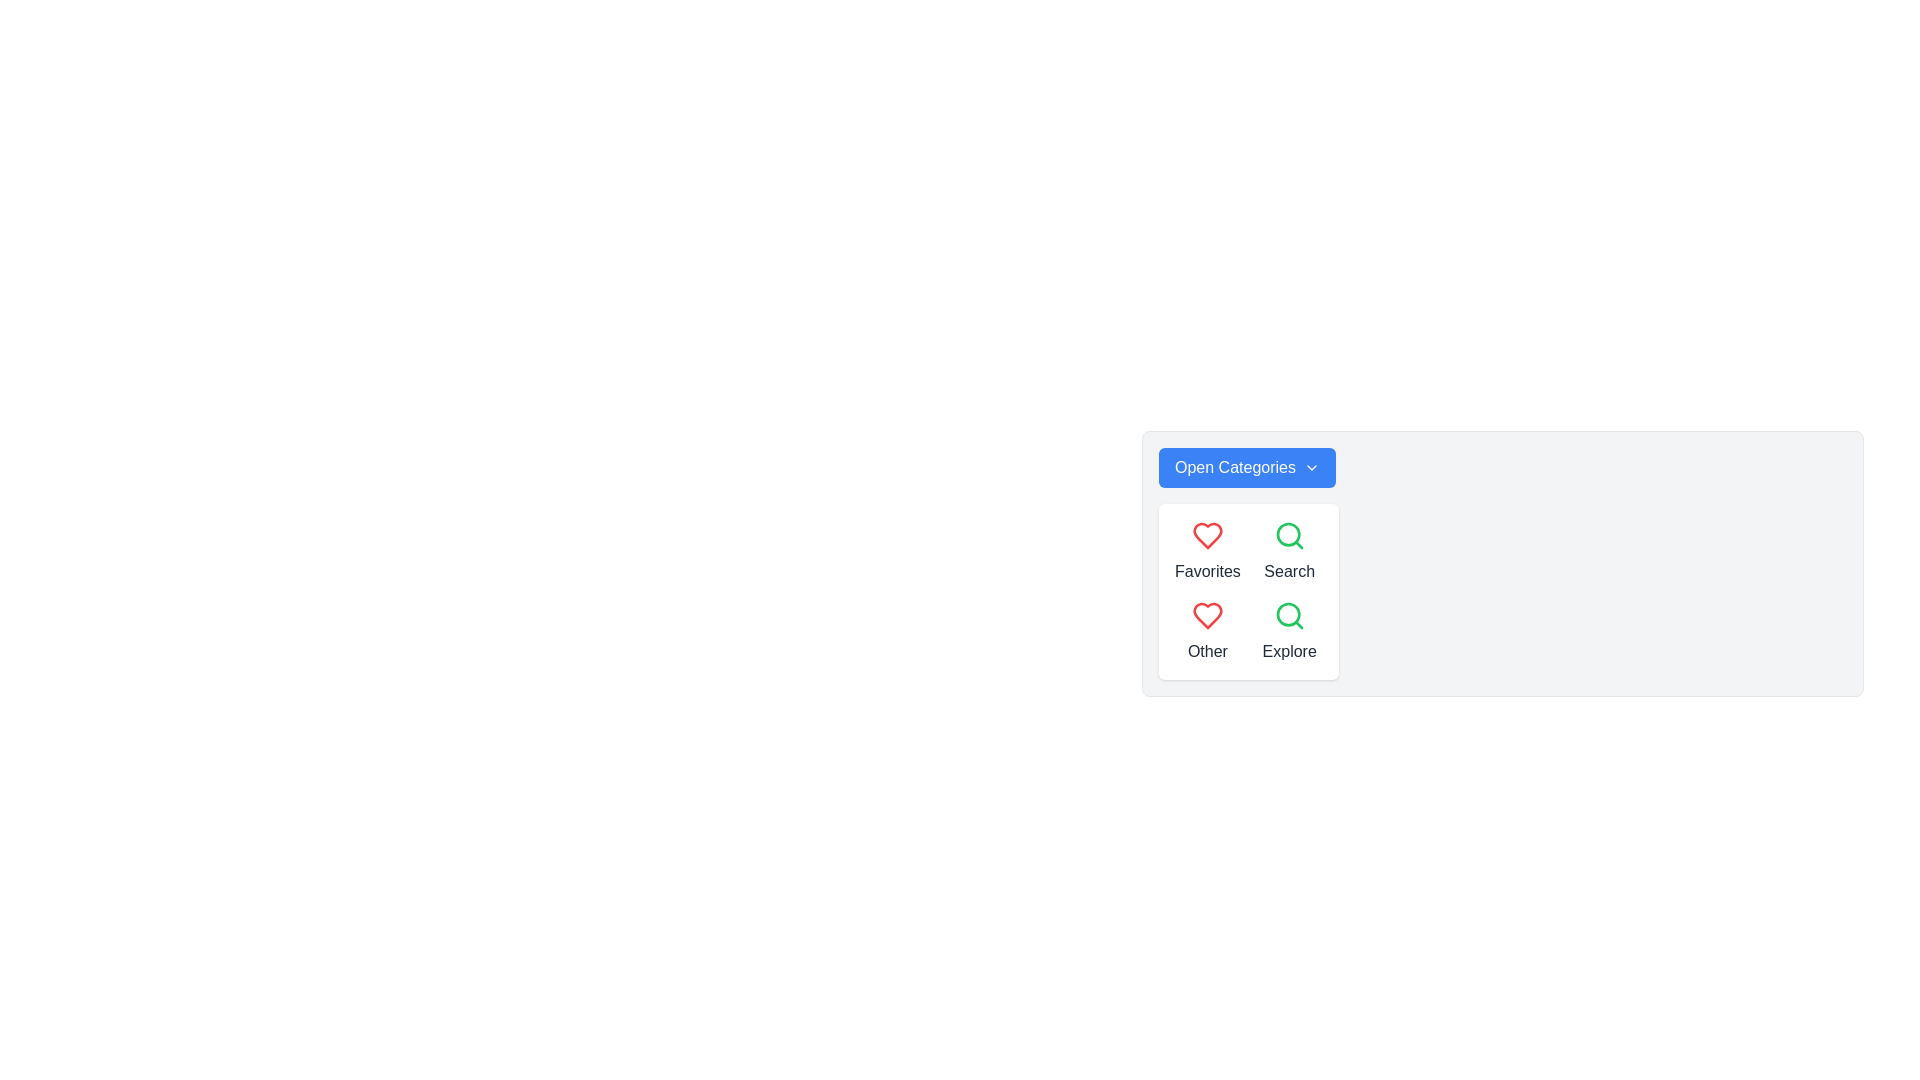  I want to click on the grid layout containing interactive navigation items, so click(1247, 590).